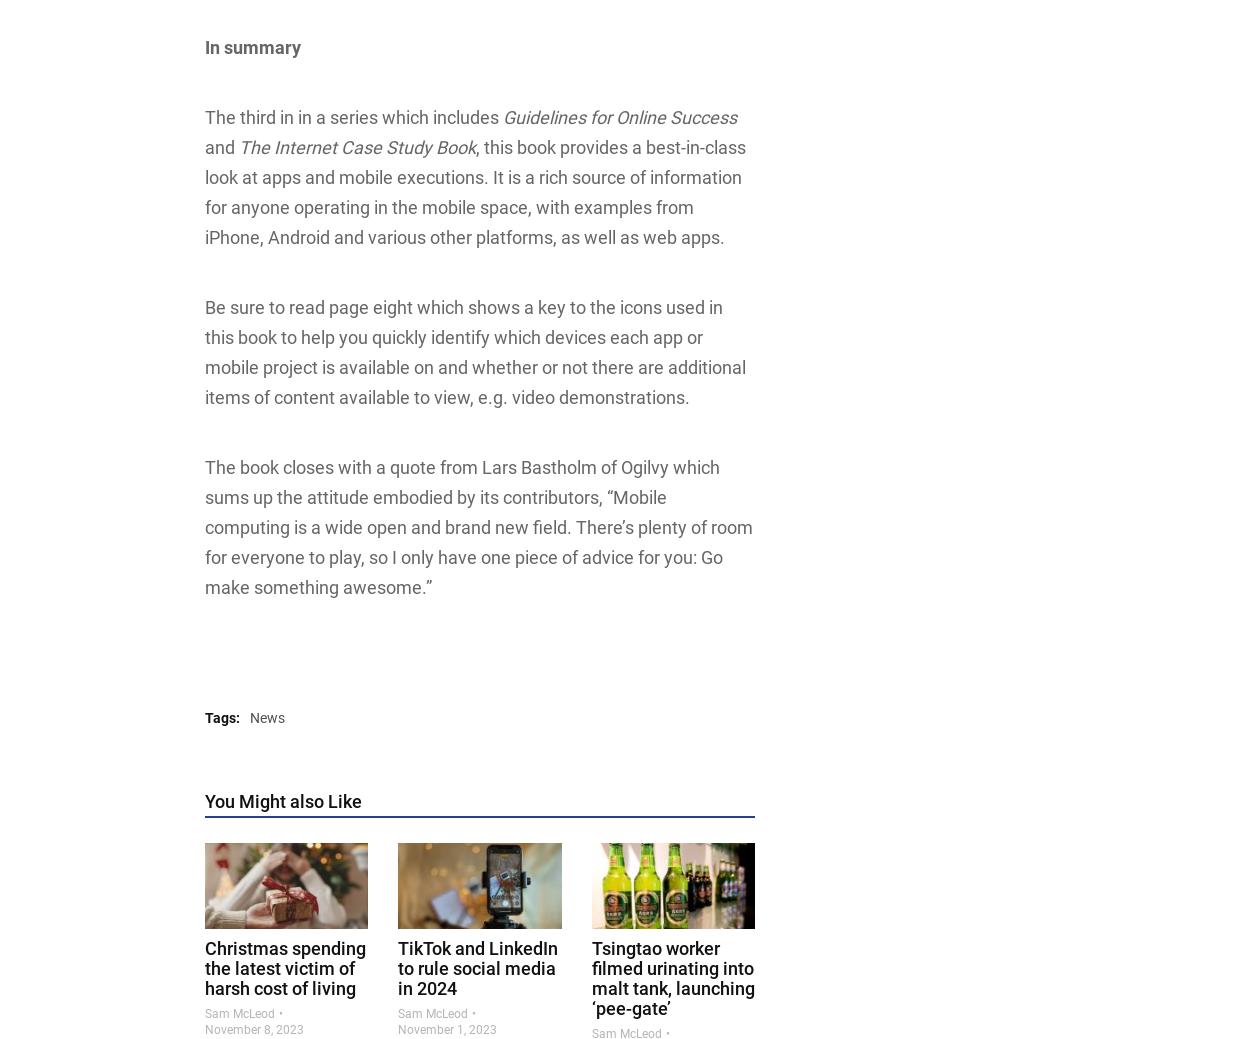 The height and width of the screenshot is (1039, 1250). I want to click on 'The Internet Case Study Book', so click(356, 146).